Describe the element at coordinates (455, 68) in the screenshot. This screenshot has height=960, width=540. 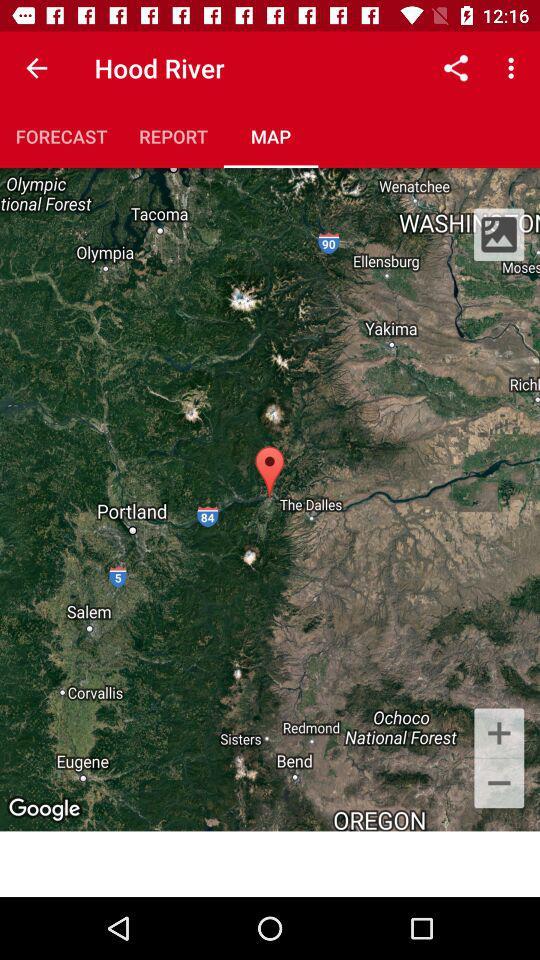
I see `item next to the hood river item` at that location.